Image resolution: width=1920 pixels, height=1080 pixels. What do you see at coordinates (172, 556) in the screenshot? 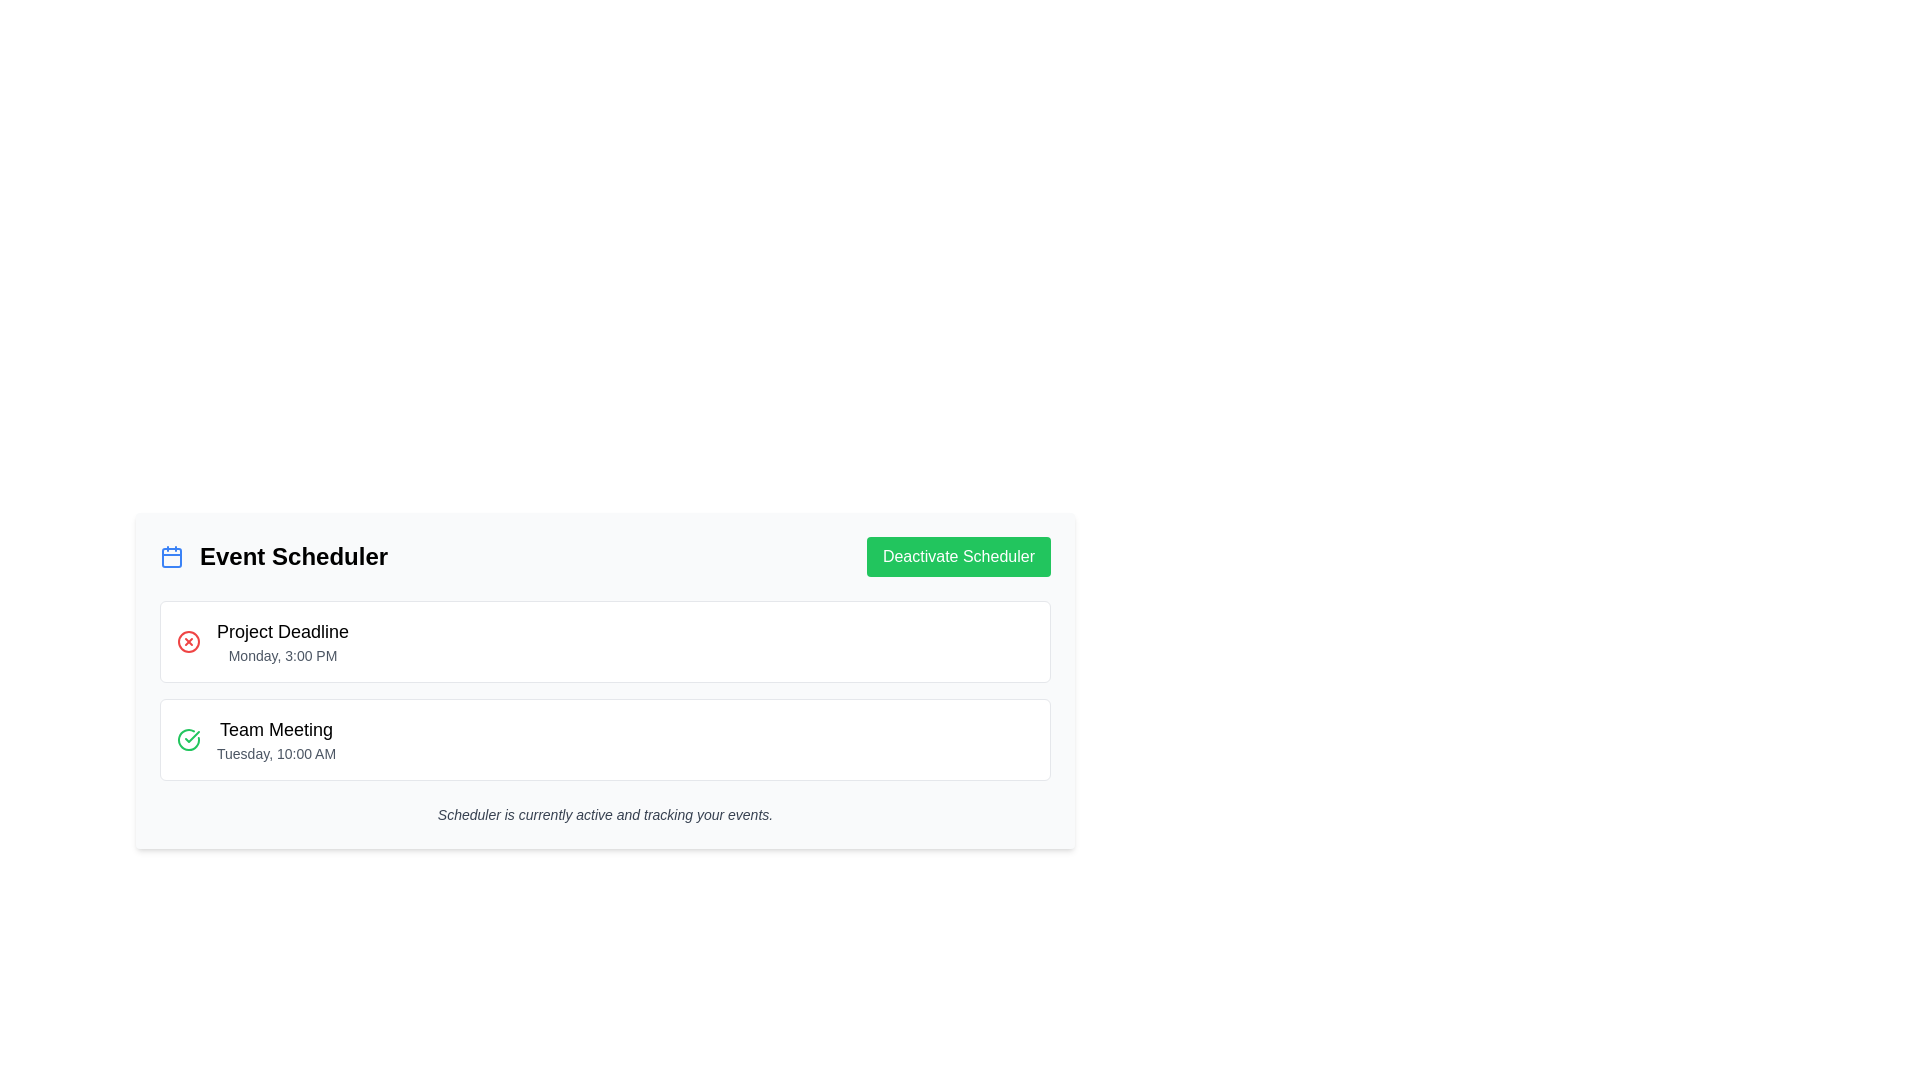
I see `the icon that visually represents the scheduler functionality, located to the left of the 'Event Scheduler' text at the top-left section of the card` at bounding box center [172, 556].